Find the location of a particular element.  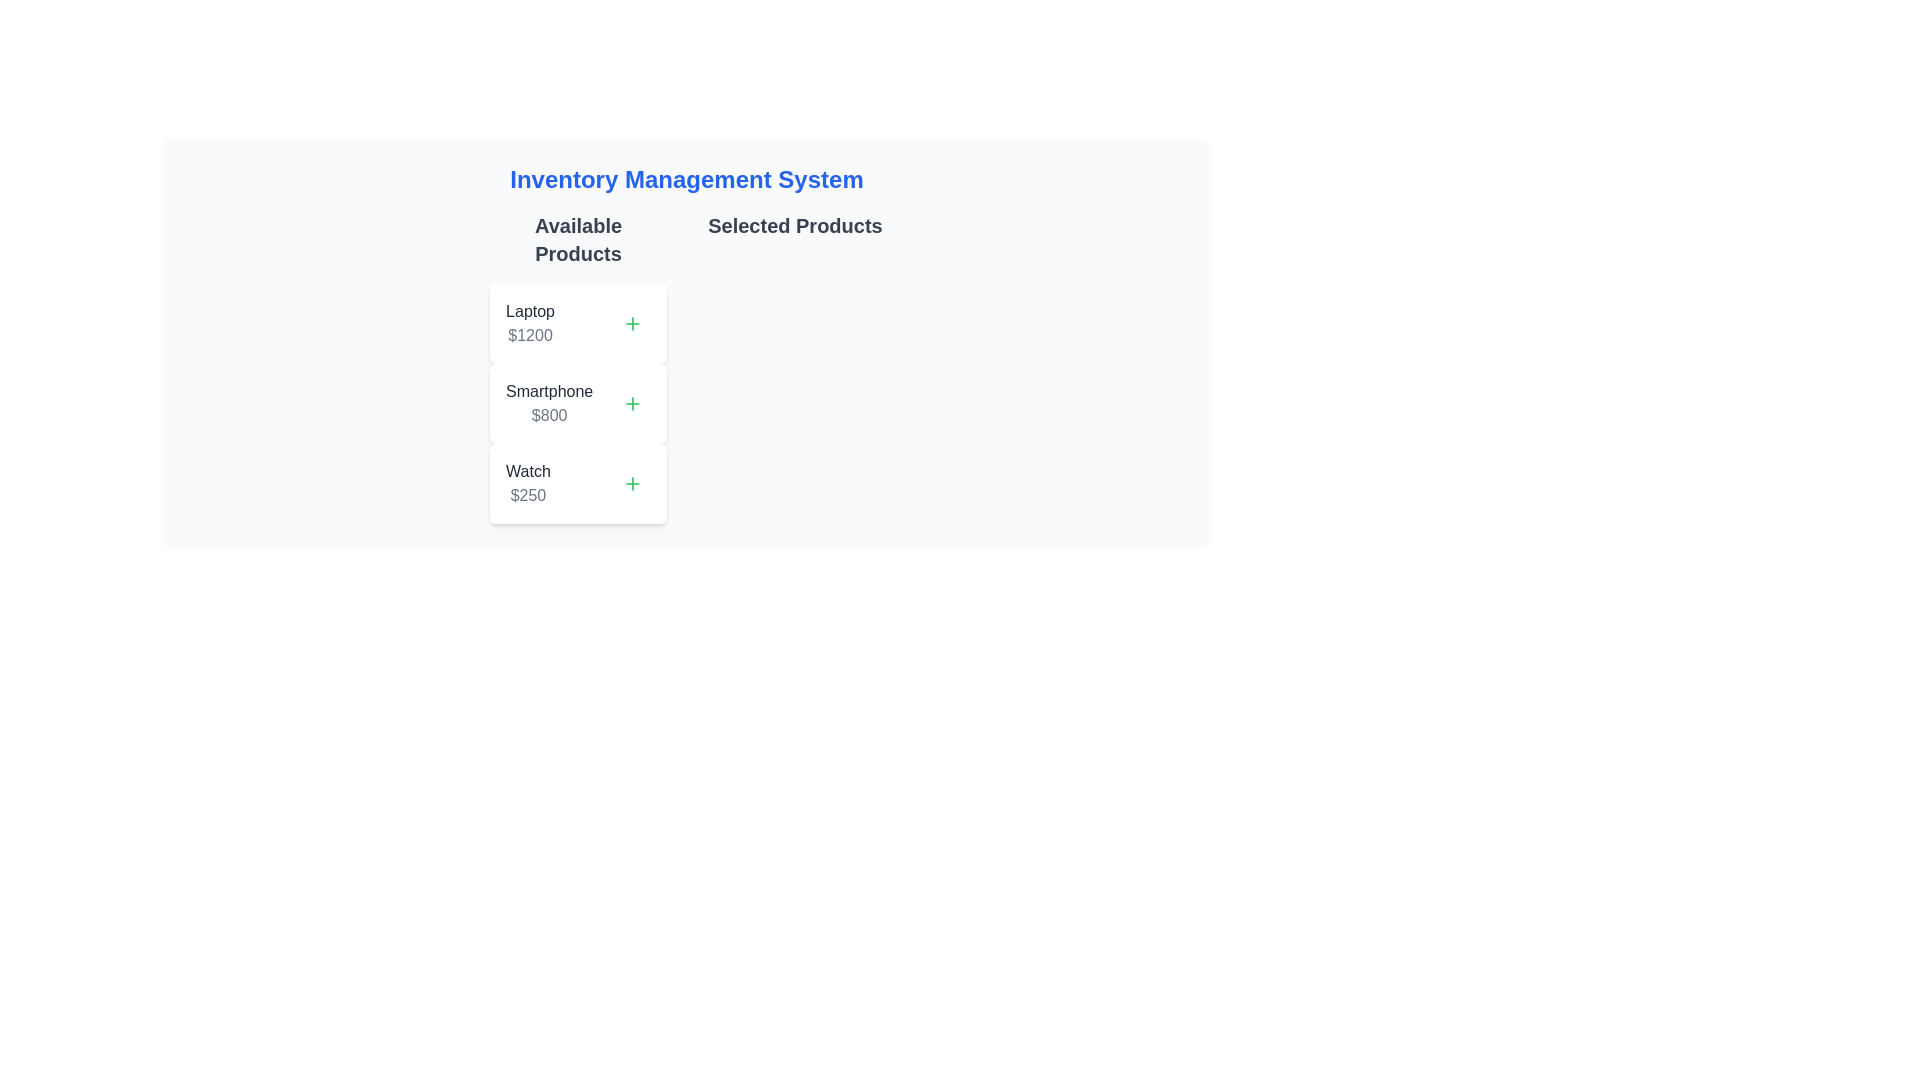

the small green '+' button for addition operations located adjacent to the '$1200' text in the first product card for 'Laptop' is located at coordinates (632, 323).